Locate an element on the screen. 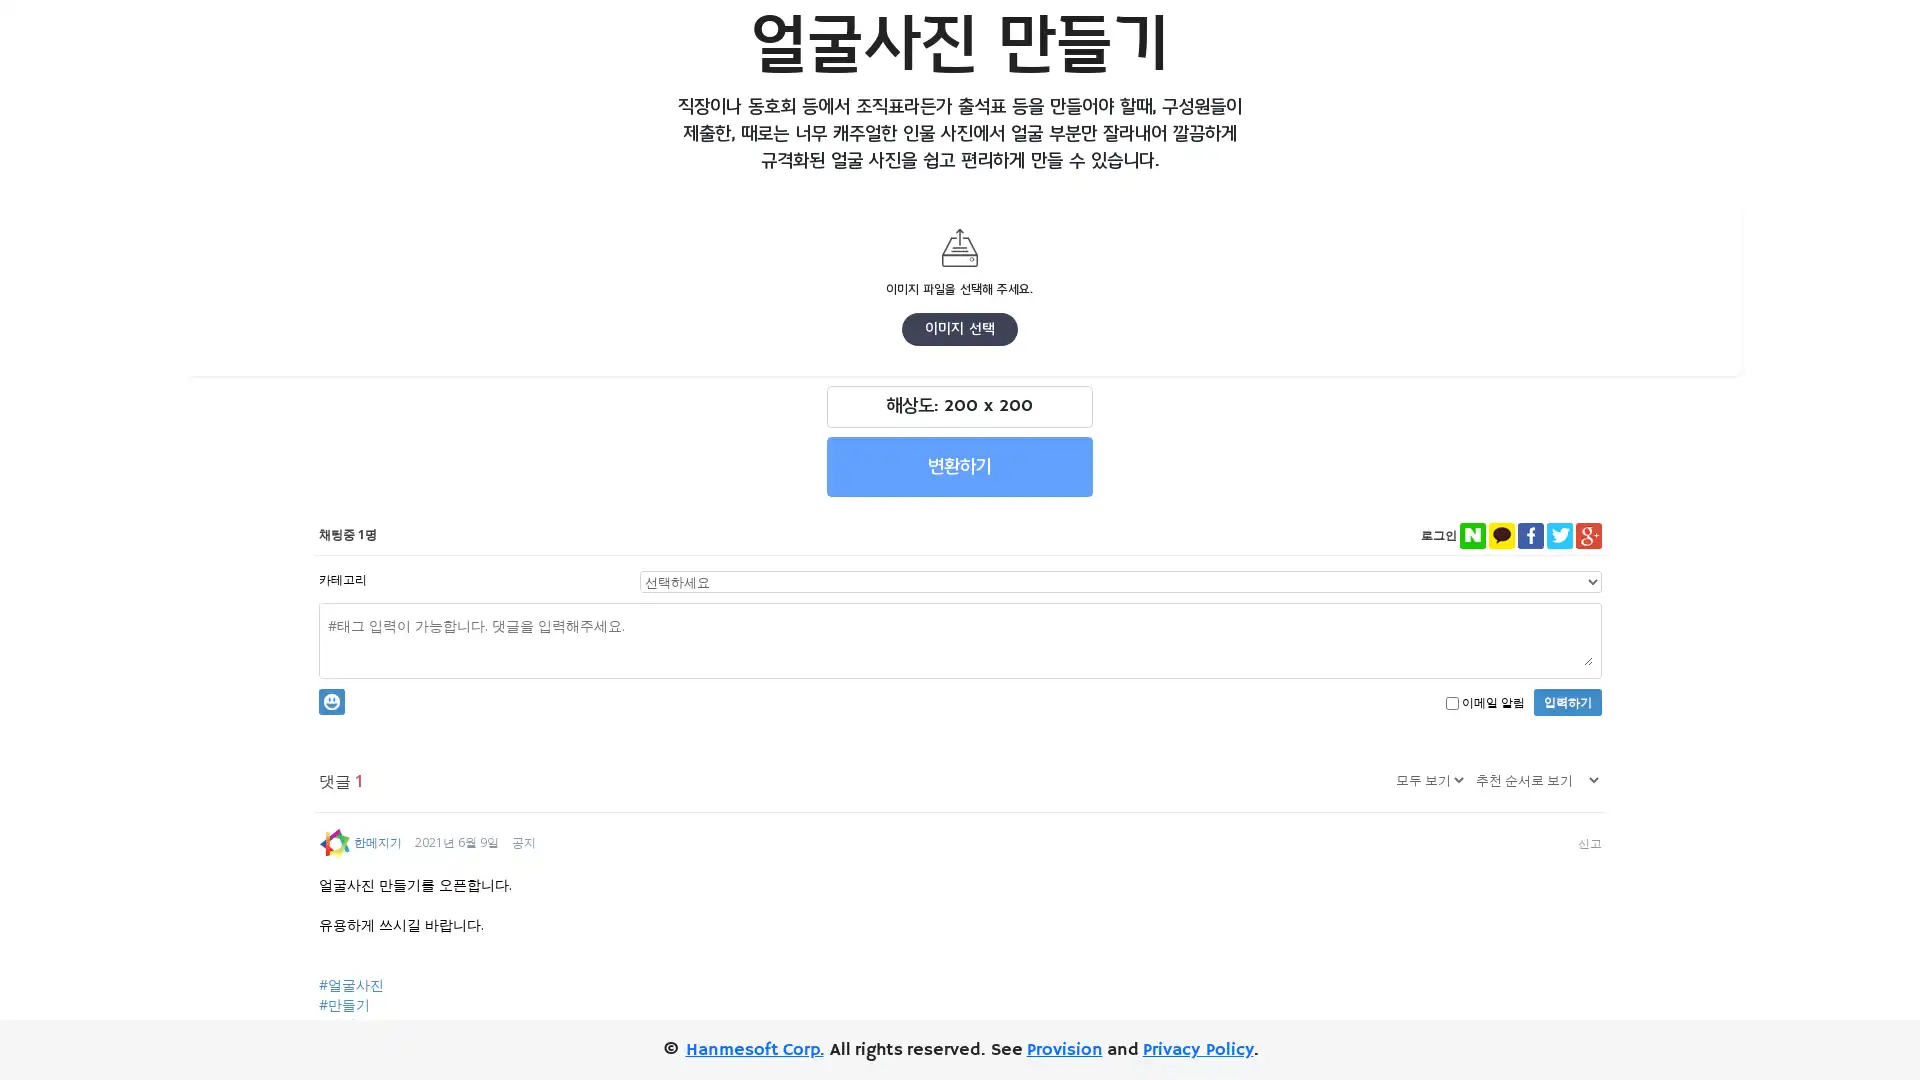 The width and height of the screenshot is (1920, 1080). Choose Files is located at coordinates (816, 288).